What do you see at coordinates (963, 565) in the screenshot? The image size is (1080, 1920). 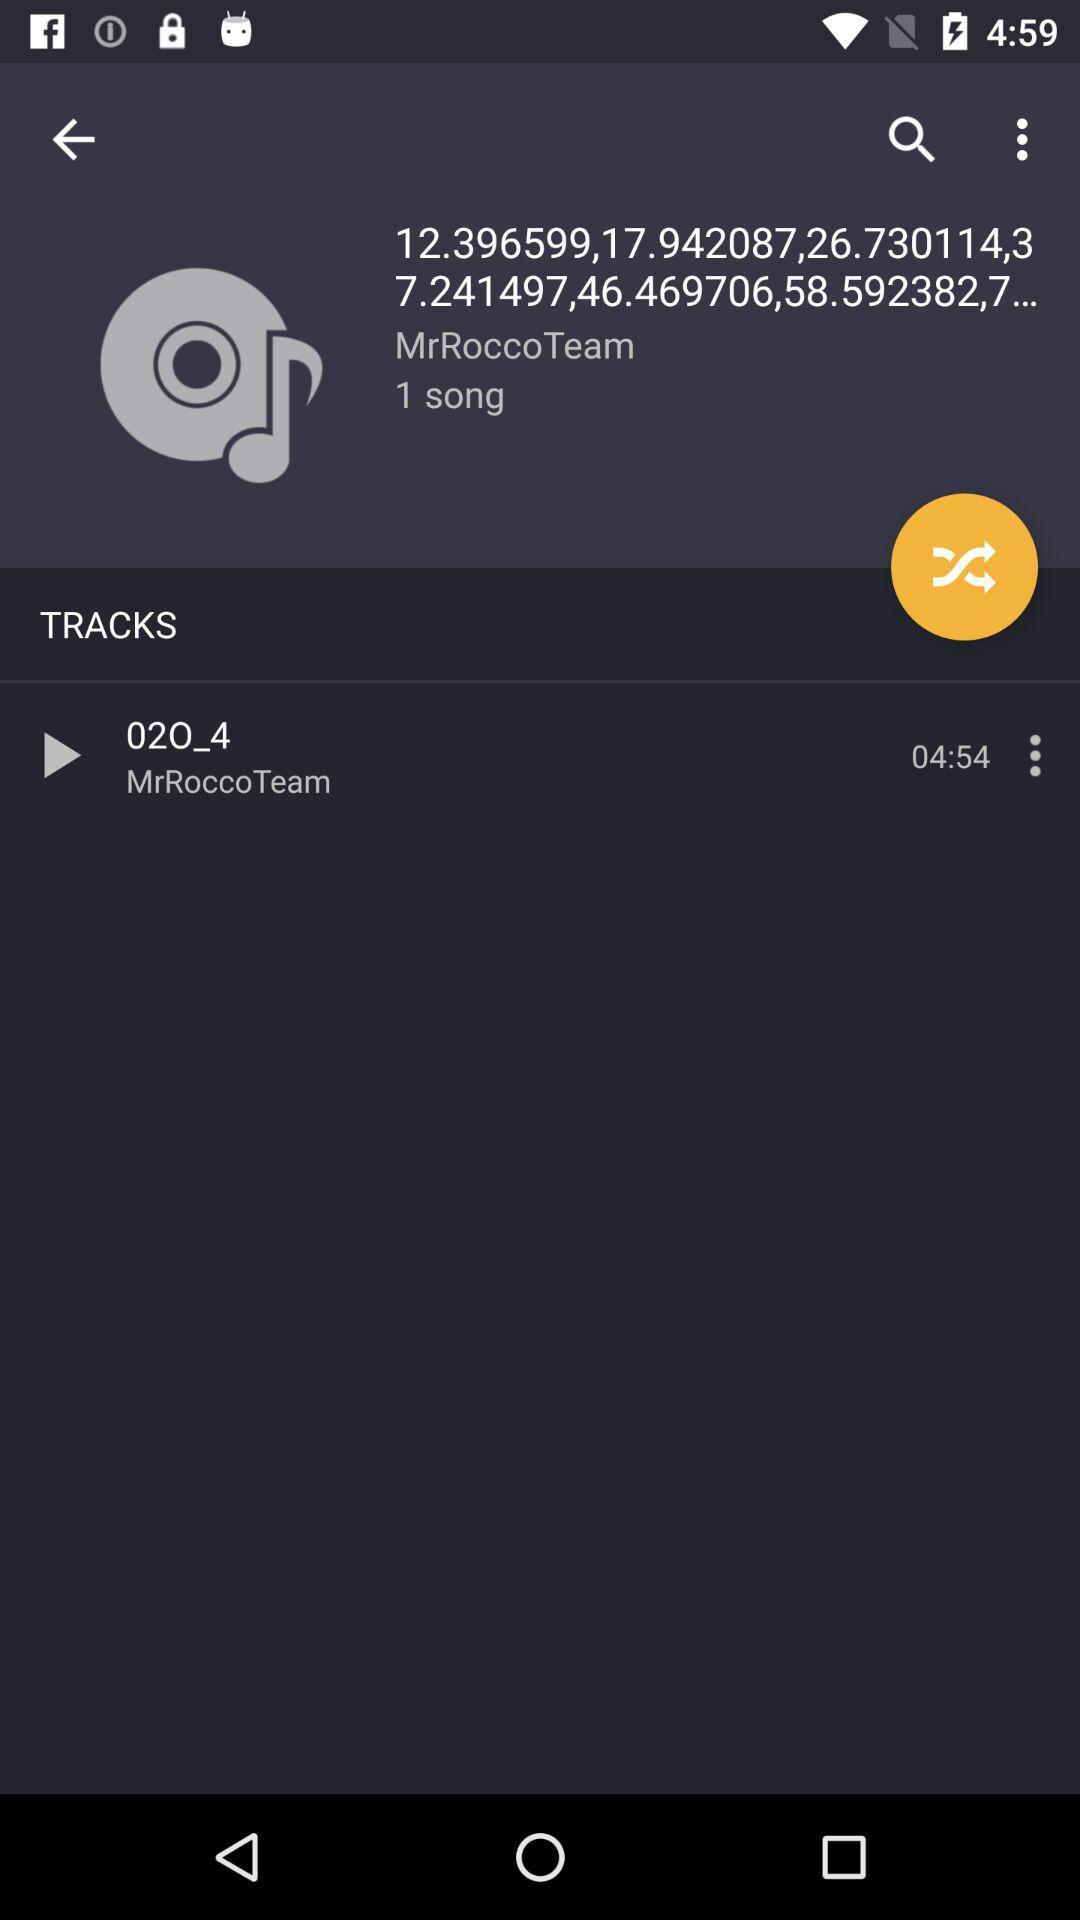 I see `the item below the 12 396599 17` at bounding box center [963, 565].